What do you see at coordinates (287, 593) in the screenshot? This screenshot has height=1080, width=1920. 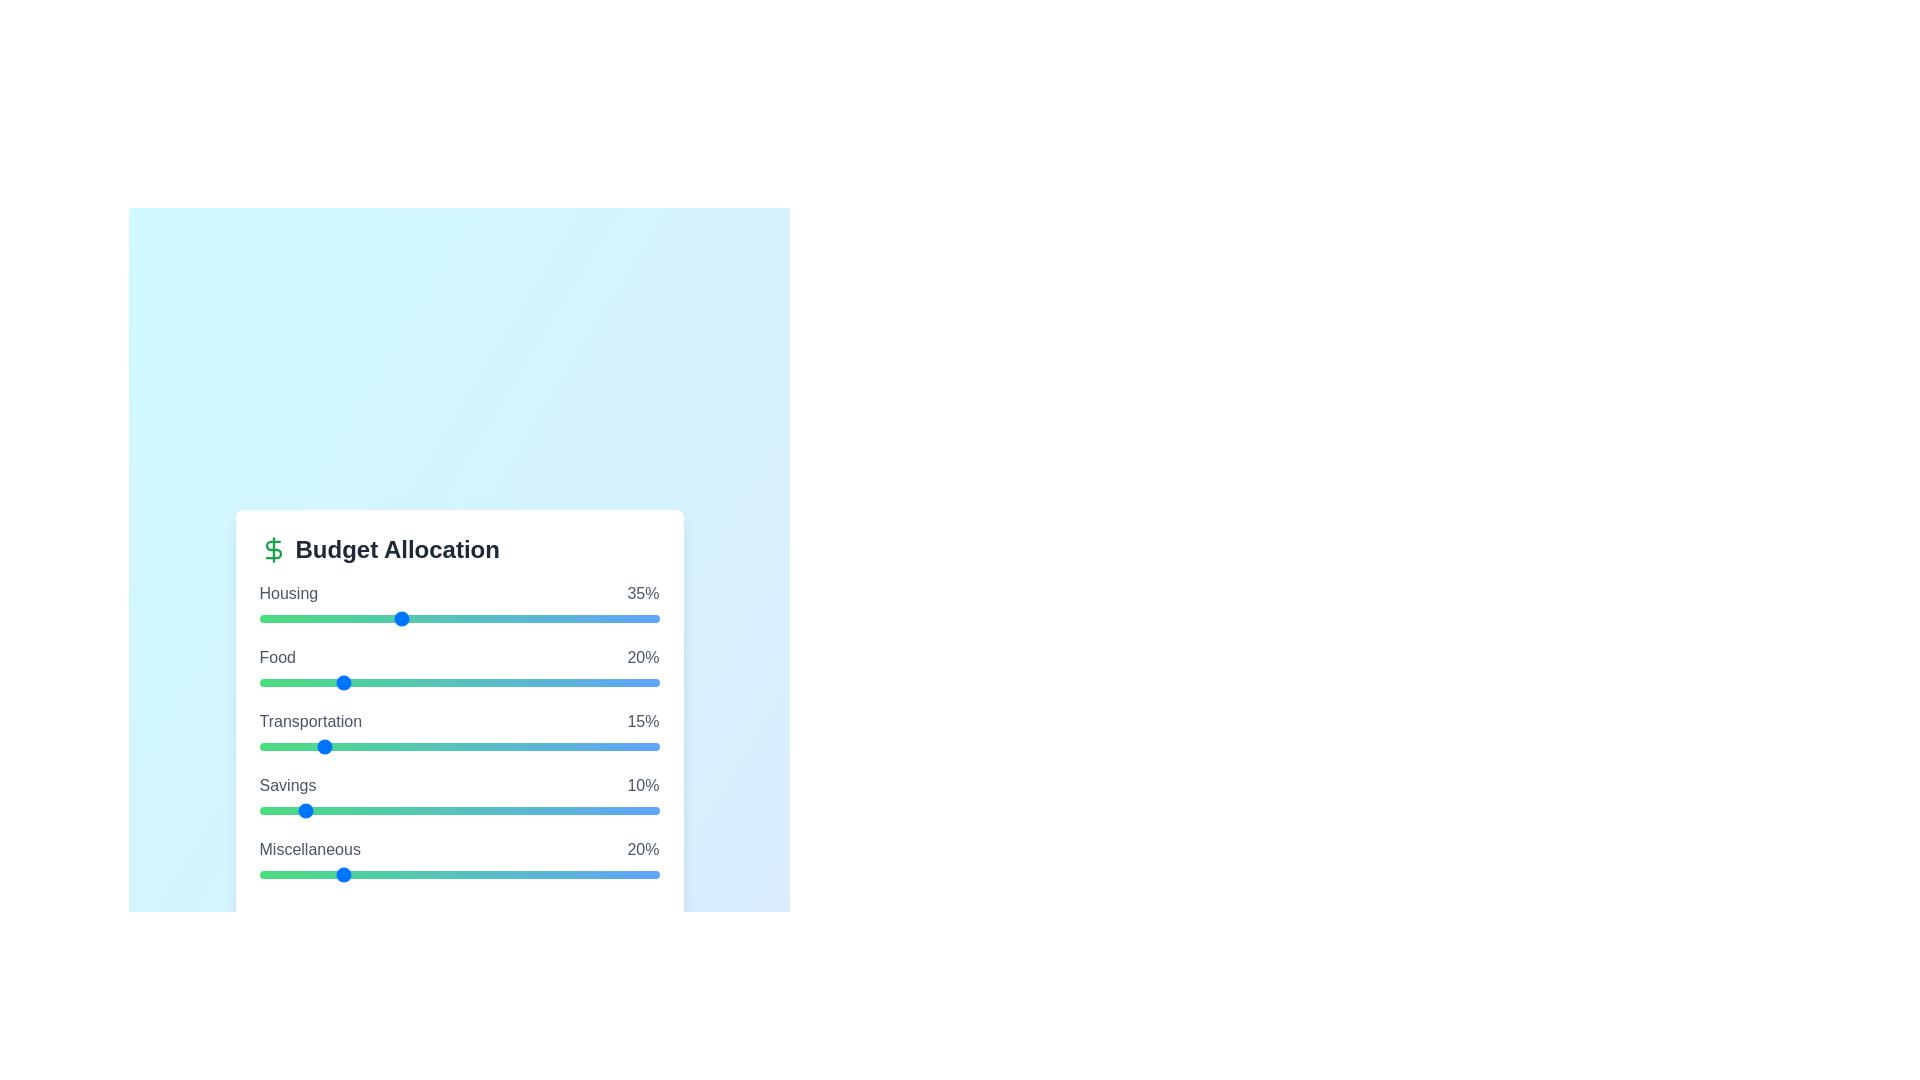 I see `the category name Housing to focus on it` at bounding box center [287, 593].